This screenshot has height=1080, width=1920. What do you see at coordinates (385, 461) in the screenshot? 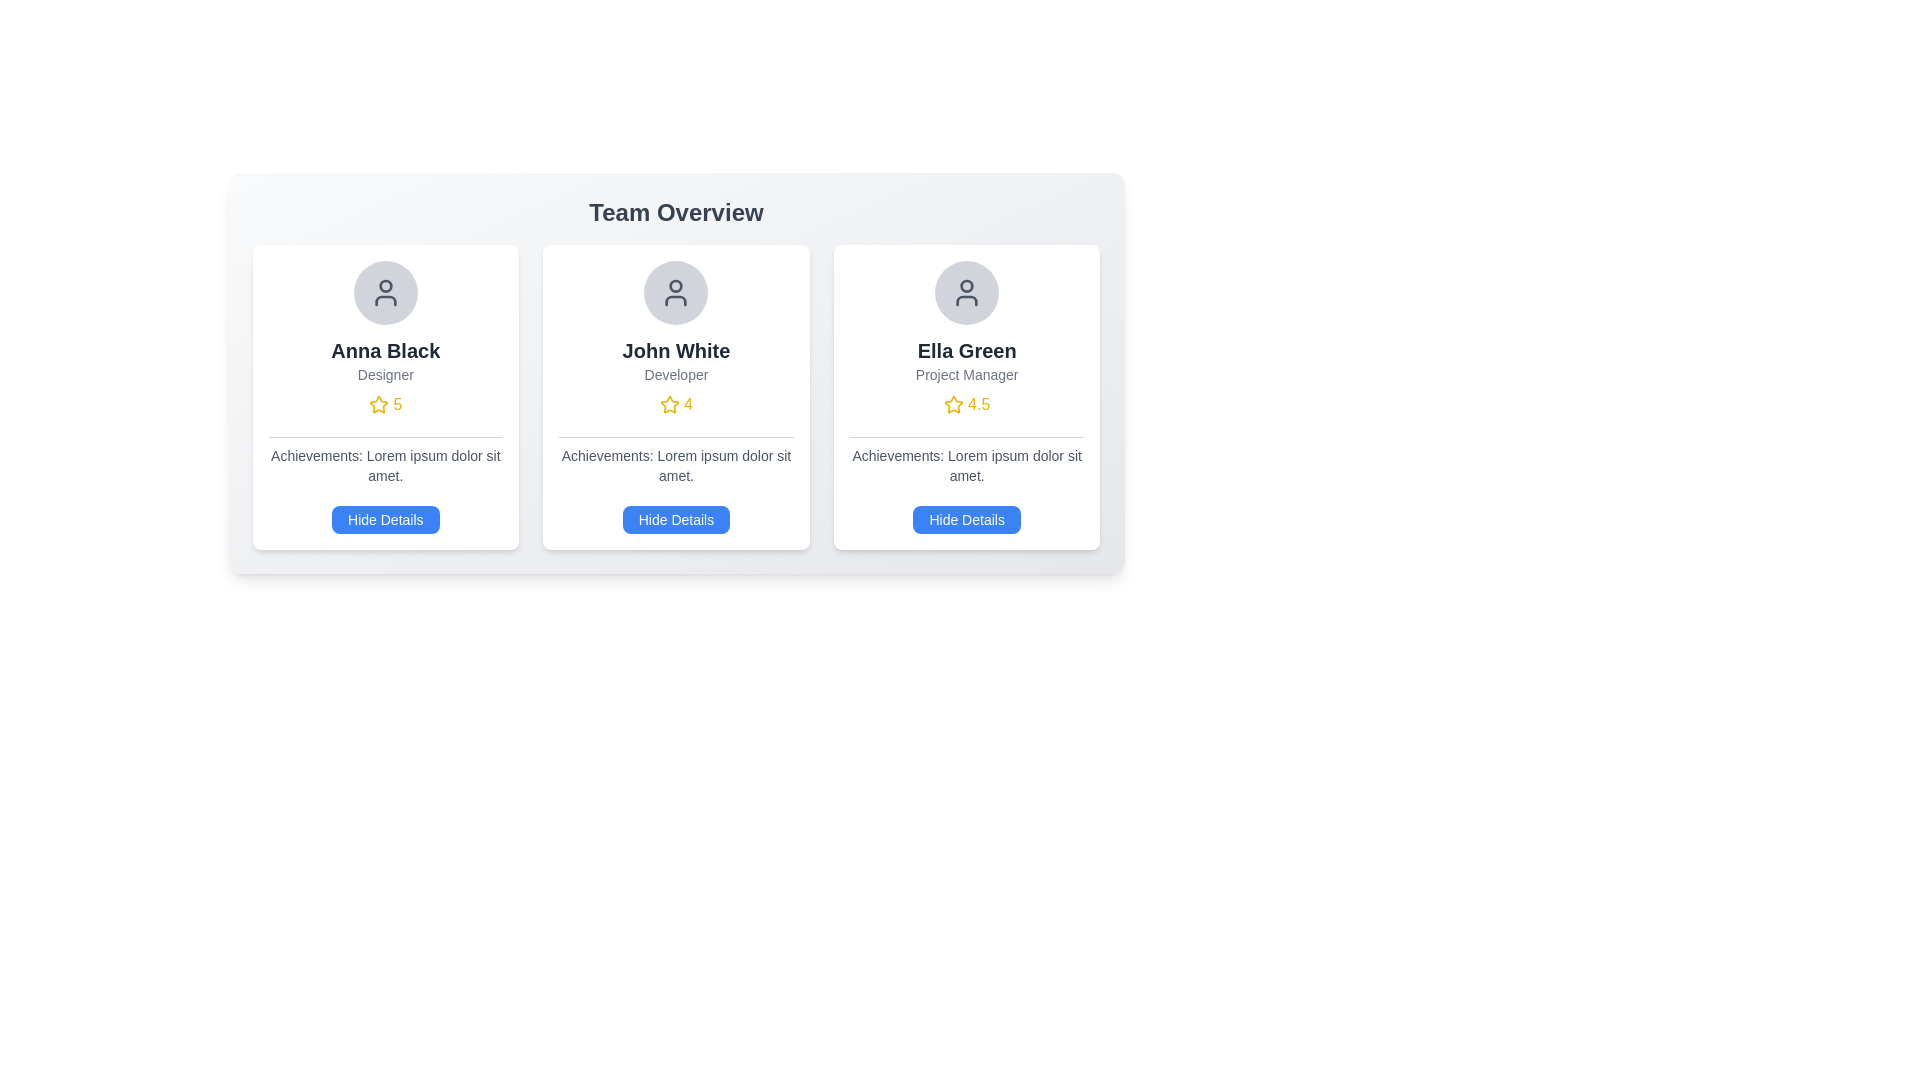
I see `descriptive text block located within the card layout for 'Anna Black', positioned below the rating and above the 'Hide Details' button` at bounding box center [385, 461].